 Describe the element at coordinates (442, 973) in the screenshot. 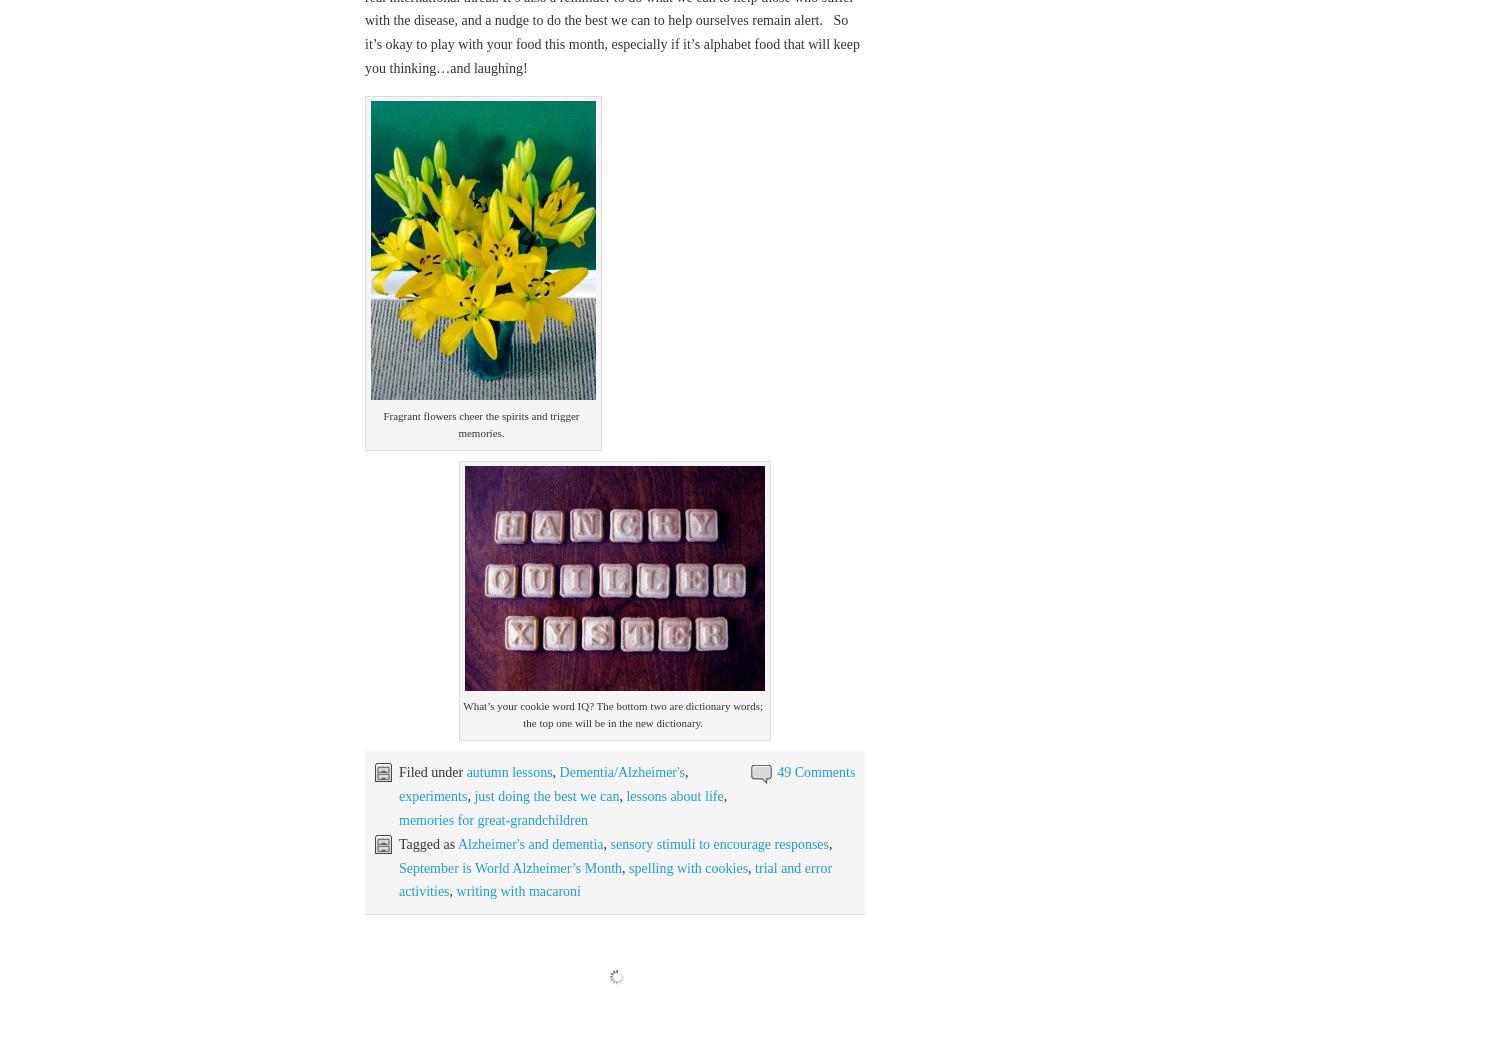

I see `'November 1, 2014 · 5:23 am'` at that location.